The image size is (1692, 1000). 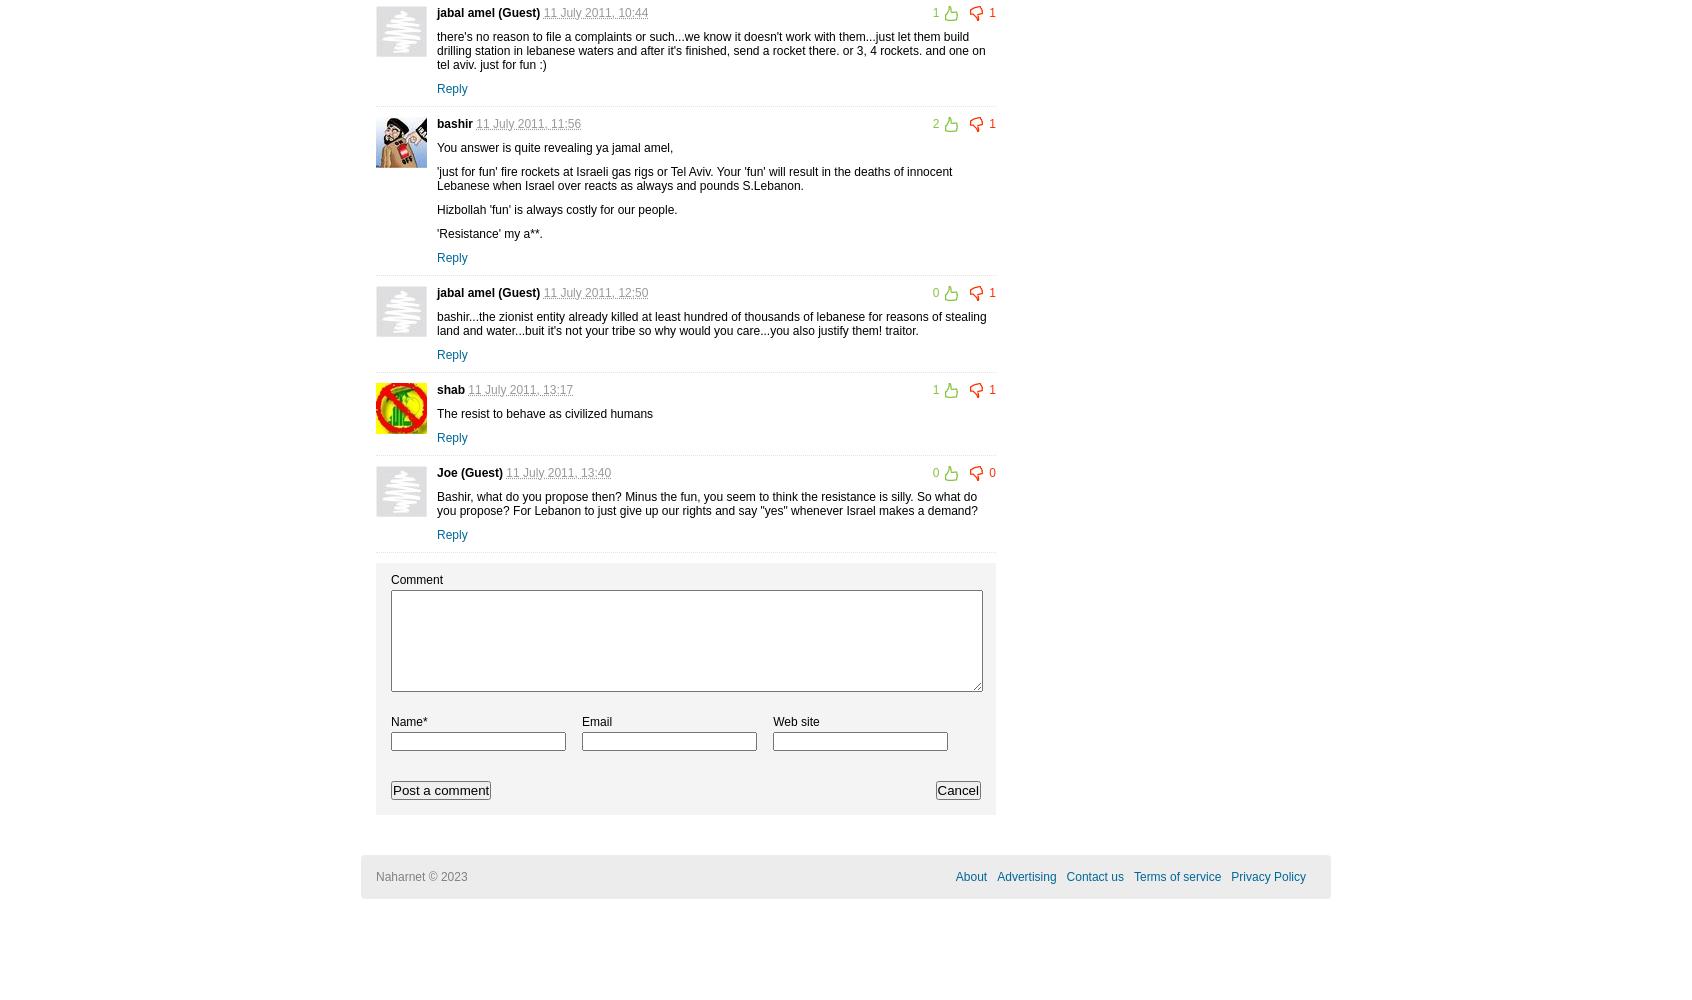 What do you see at coordinates (594, 292) in the screenshot?
I see `'11 July 2011, 12:50'` at bounding box center [594, 292].